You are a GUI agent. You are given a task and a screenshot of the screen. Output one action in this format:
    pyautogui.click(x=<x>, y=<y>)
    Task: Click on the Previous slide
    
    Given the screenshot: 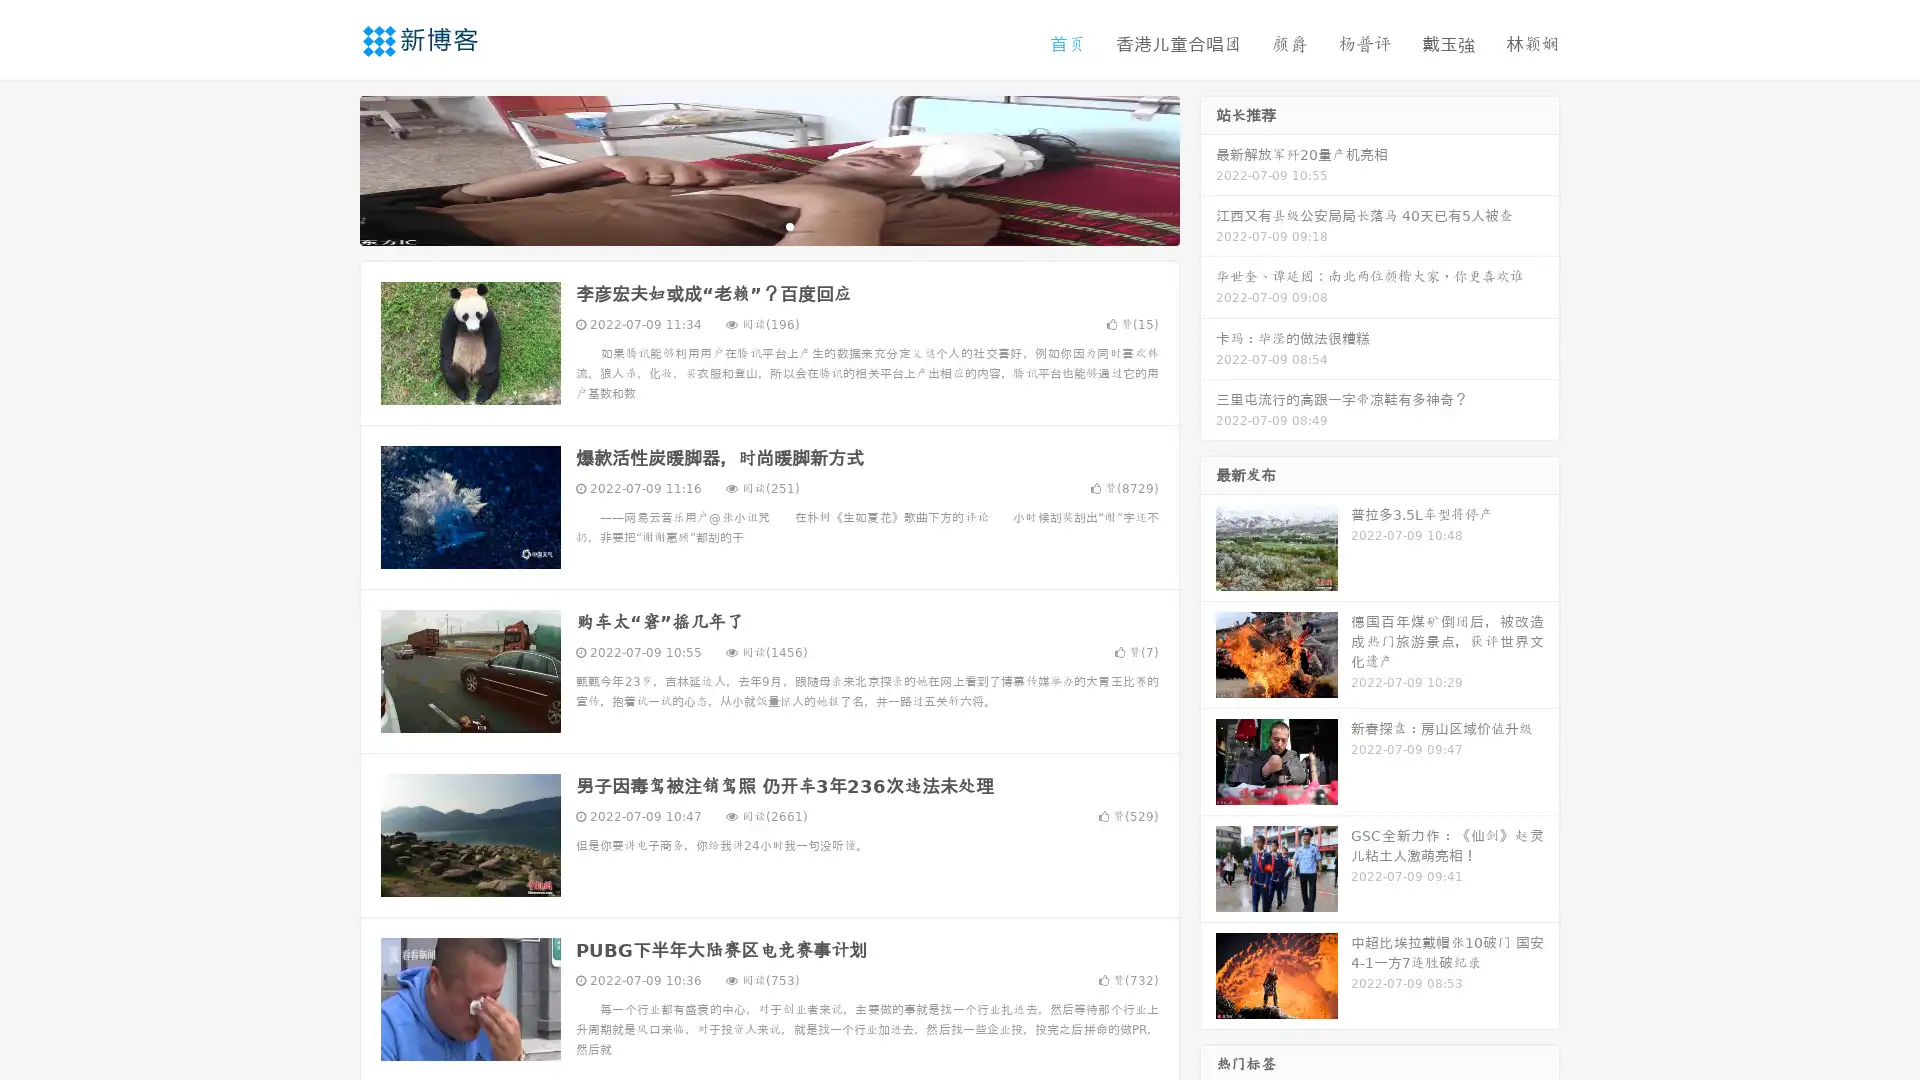 What is the action you would take?
    pyautogui.click(x=330, y=168)
    